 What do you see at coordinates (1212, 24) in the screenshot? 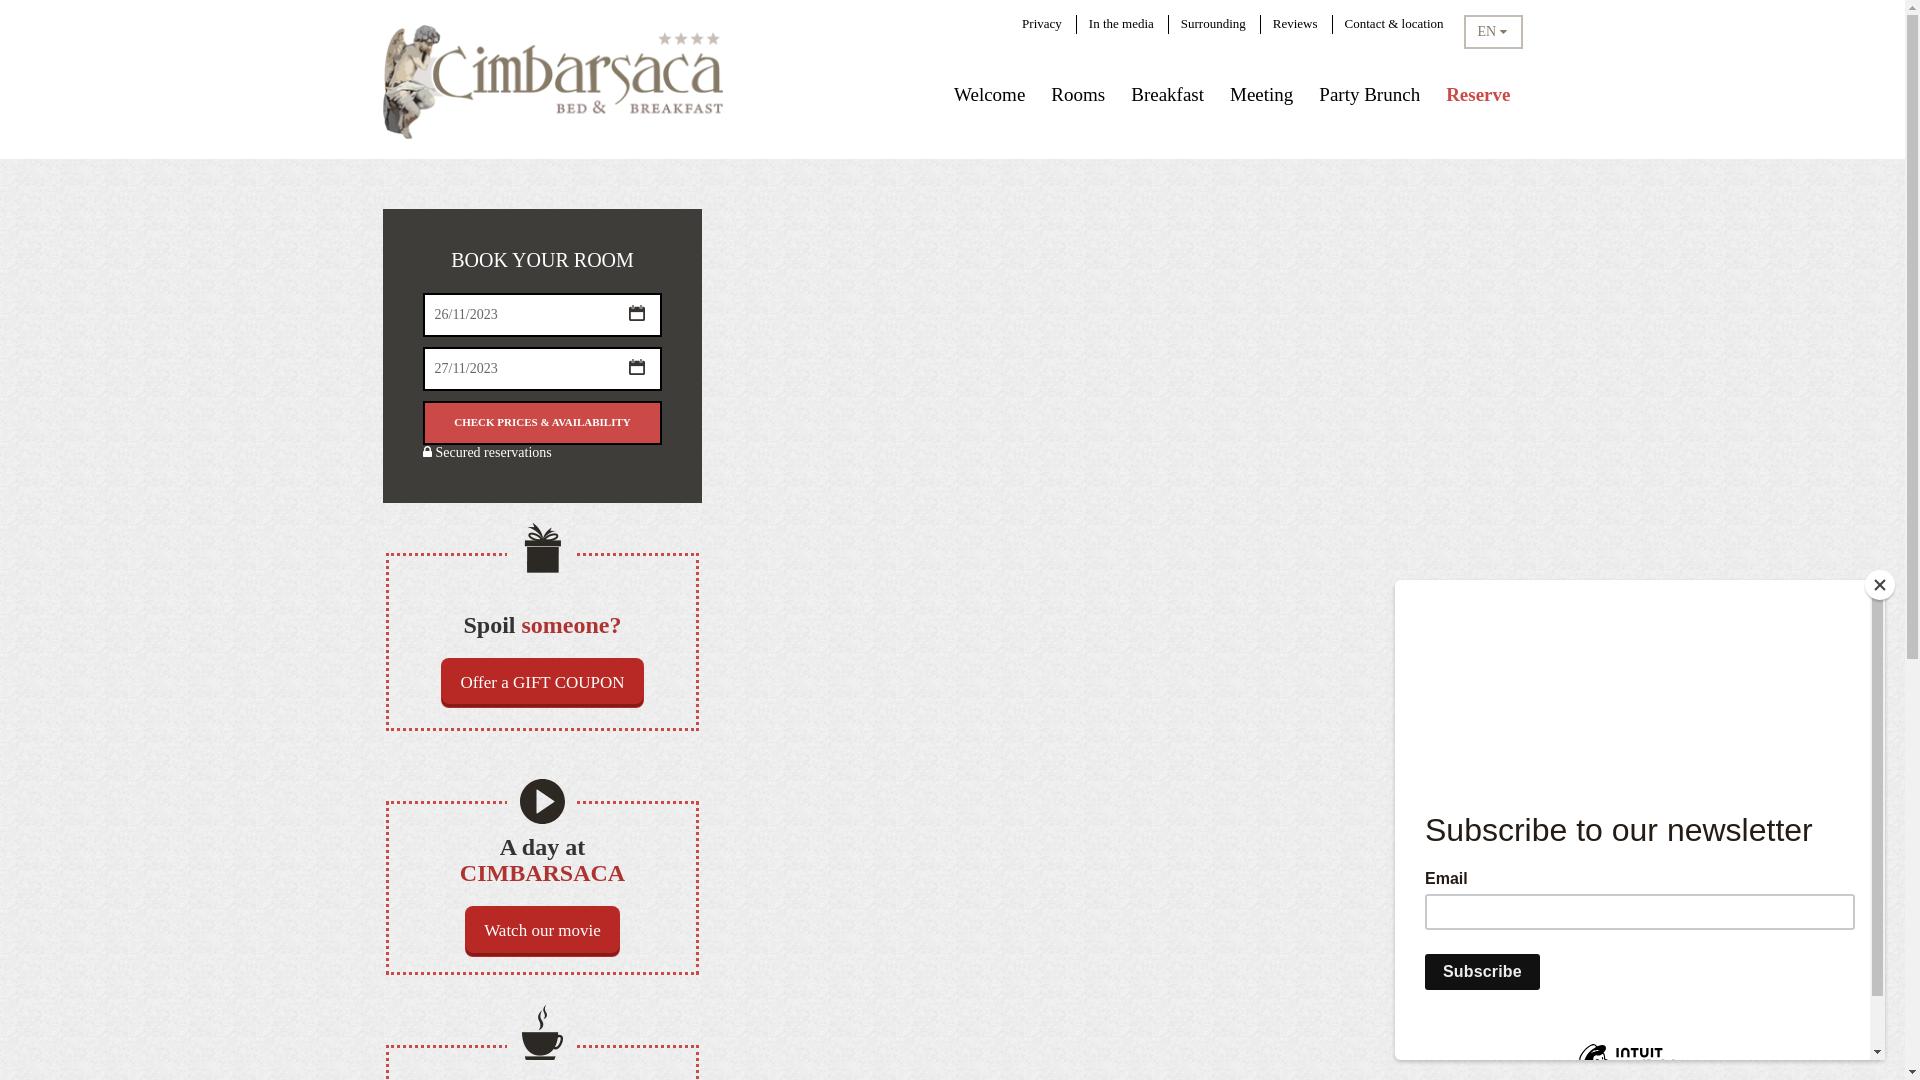
I see `'Surrounding'` at bounding box center [1212, 24].